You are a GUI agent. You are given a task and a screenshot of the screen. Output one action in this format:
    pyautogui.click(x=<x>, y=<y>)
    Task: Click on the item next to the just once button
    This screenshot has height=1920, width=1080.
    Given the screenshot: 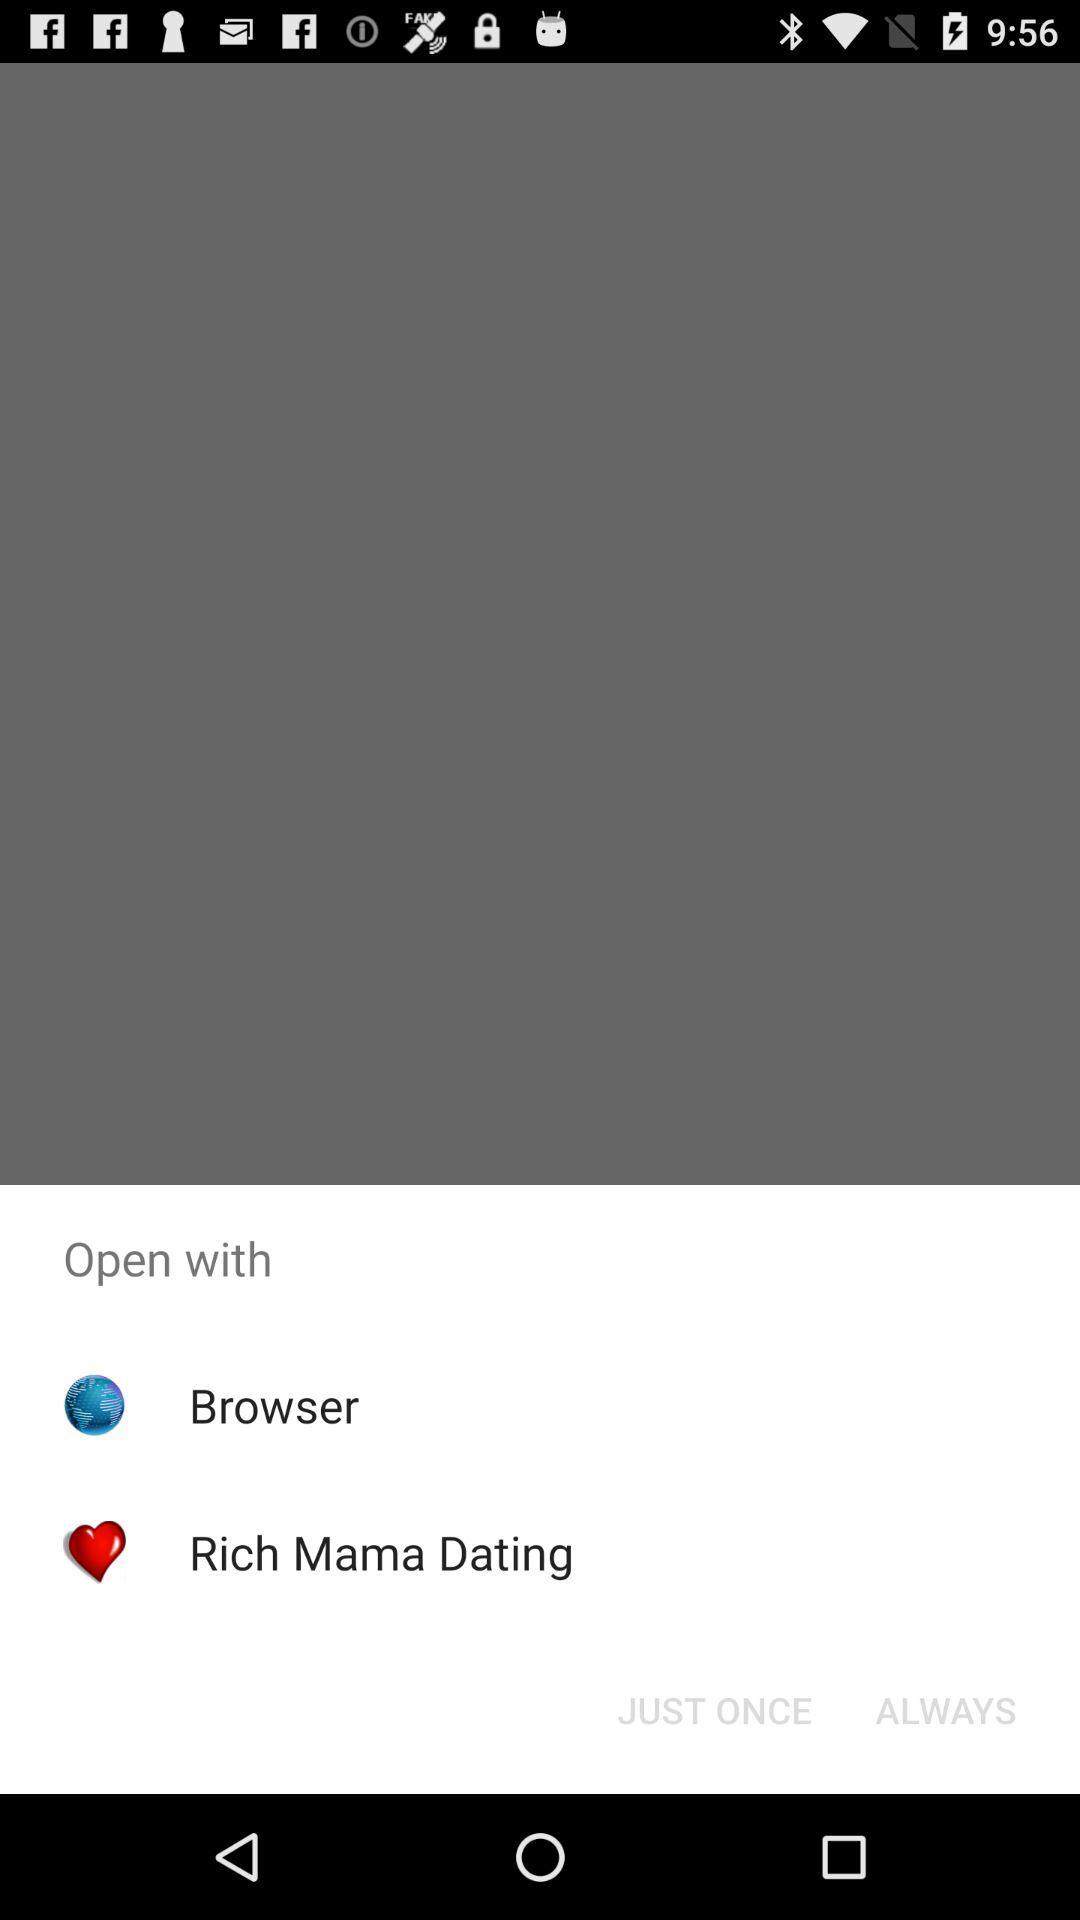 What is the action you would take?
    pyautogui.click(x=945, y=1708)
    